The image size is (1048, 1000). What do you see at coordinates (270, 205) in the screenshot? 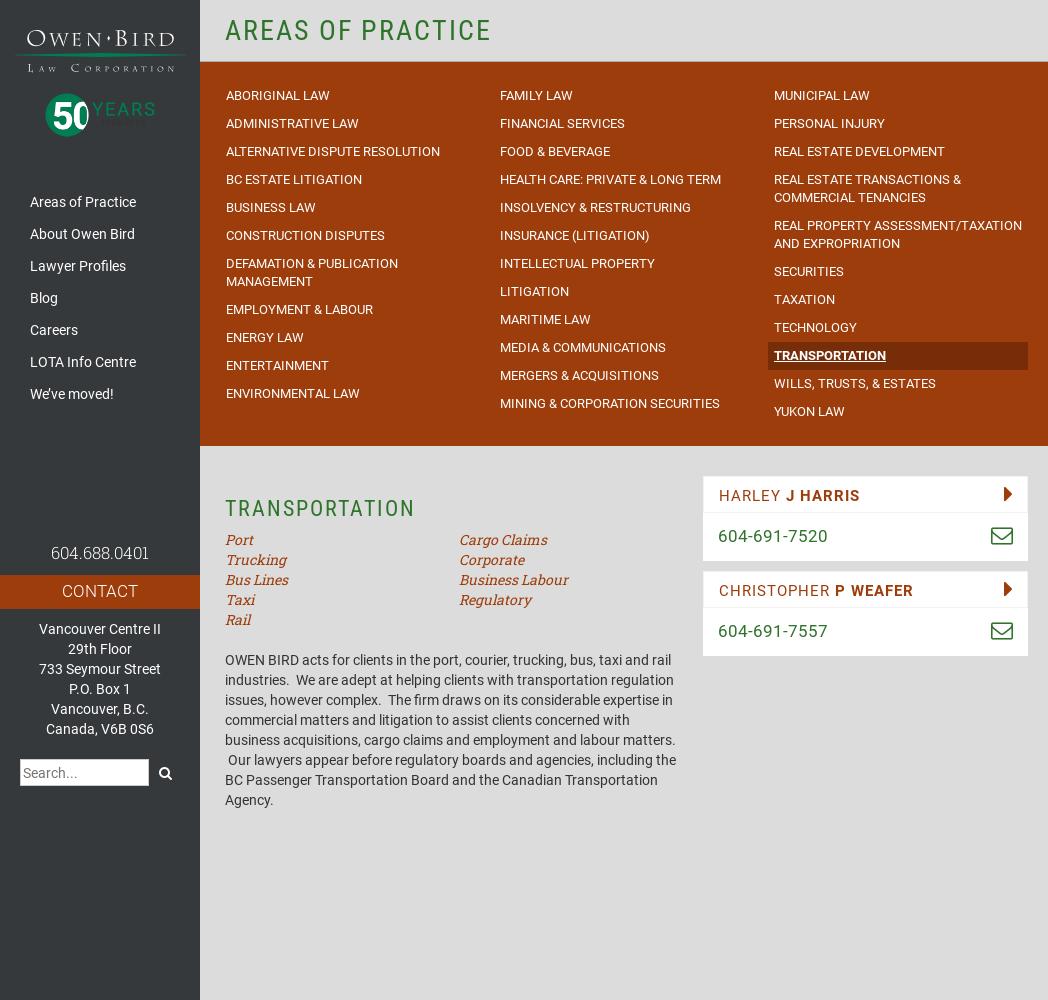
I see `'Business Law'` at bounding box center [270, 205].